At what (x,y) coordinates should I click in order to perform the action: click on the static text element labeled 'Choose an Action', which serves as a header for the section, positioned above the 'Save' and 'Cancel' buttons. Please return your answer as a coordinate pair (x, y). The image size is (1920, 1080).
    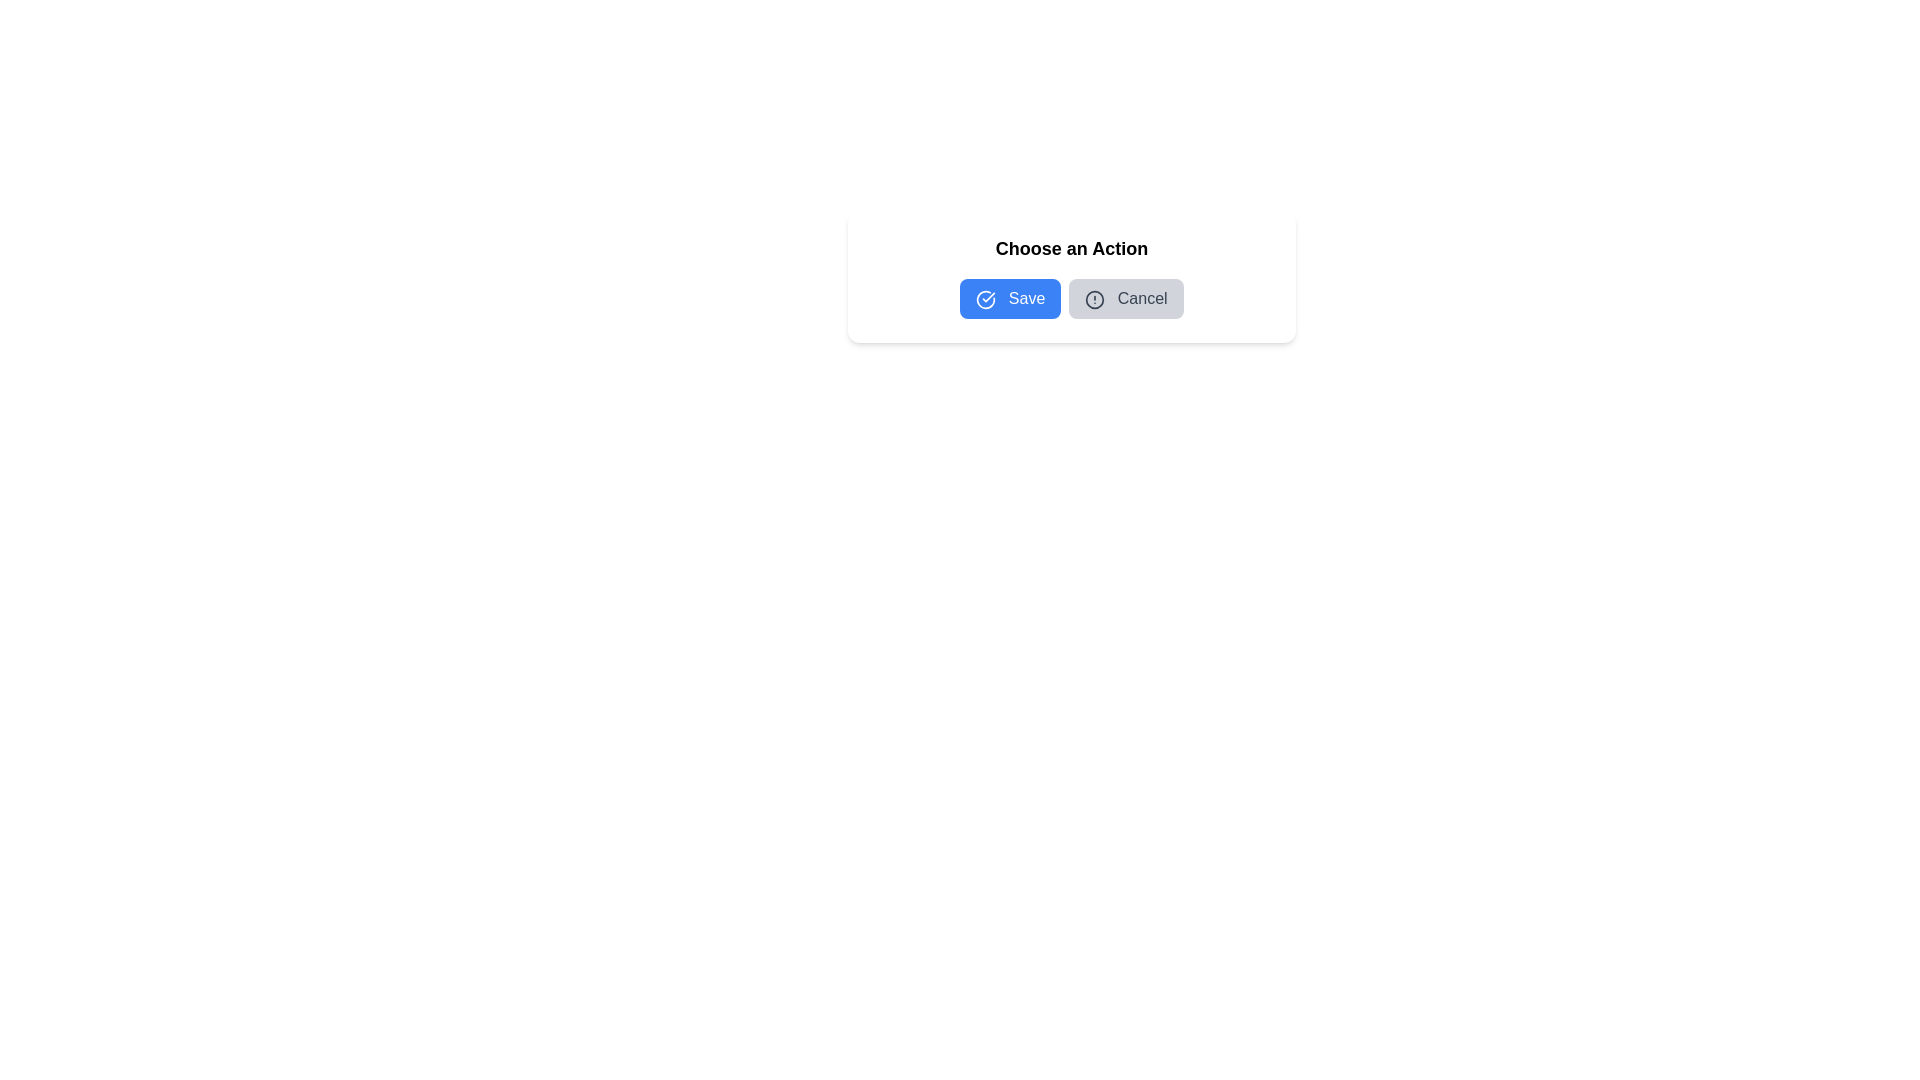
    Looking at the image, I should click on (1070, 248).